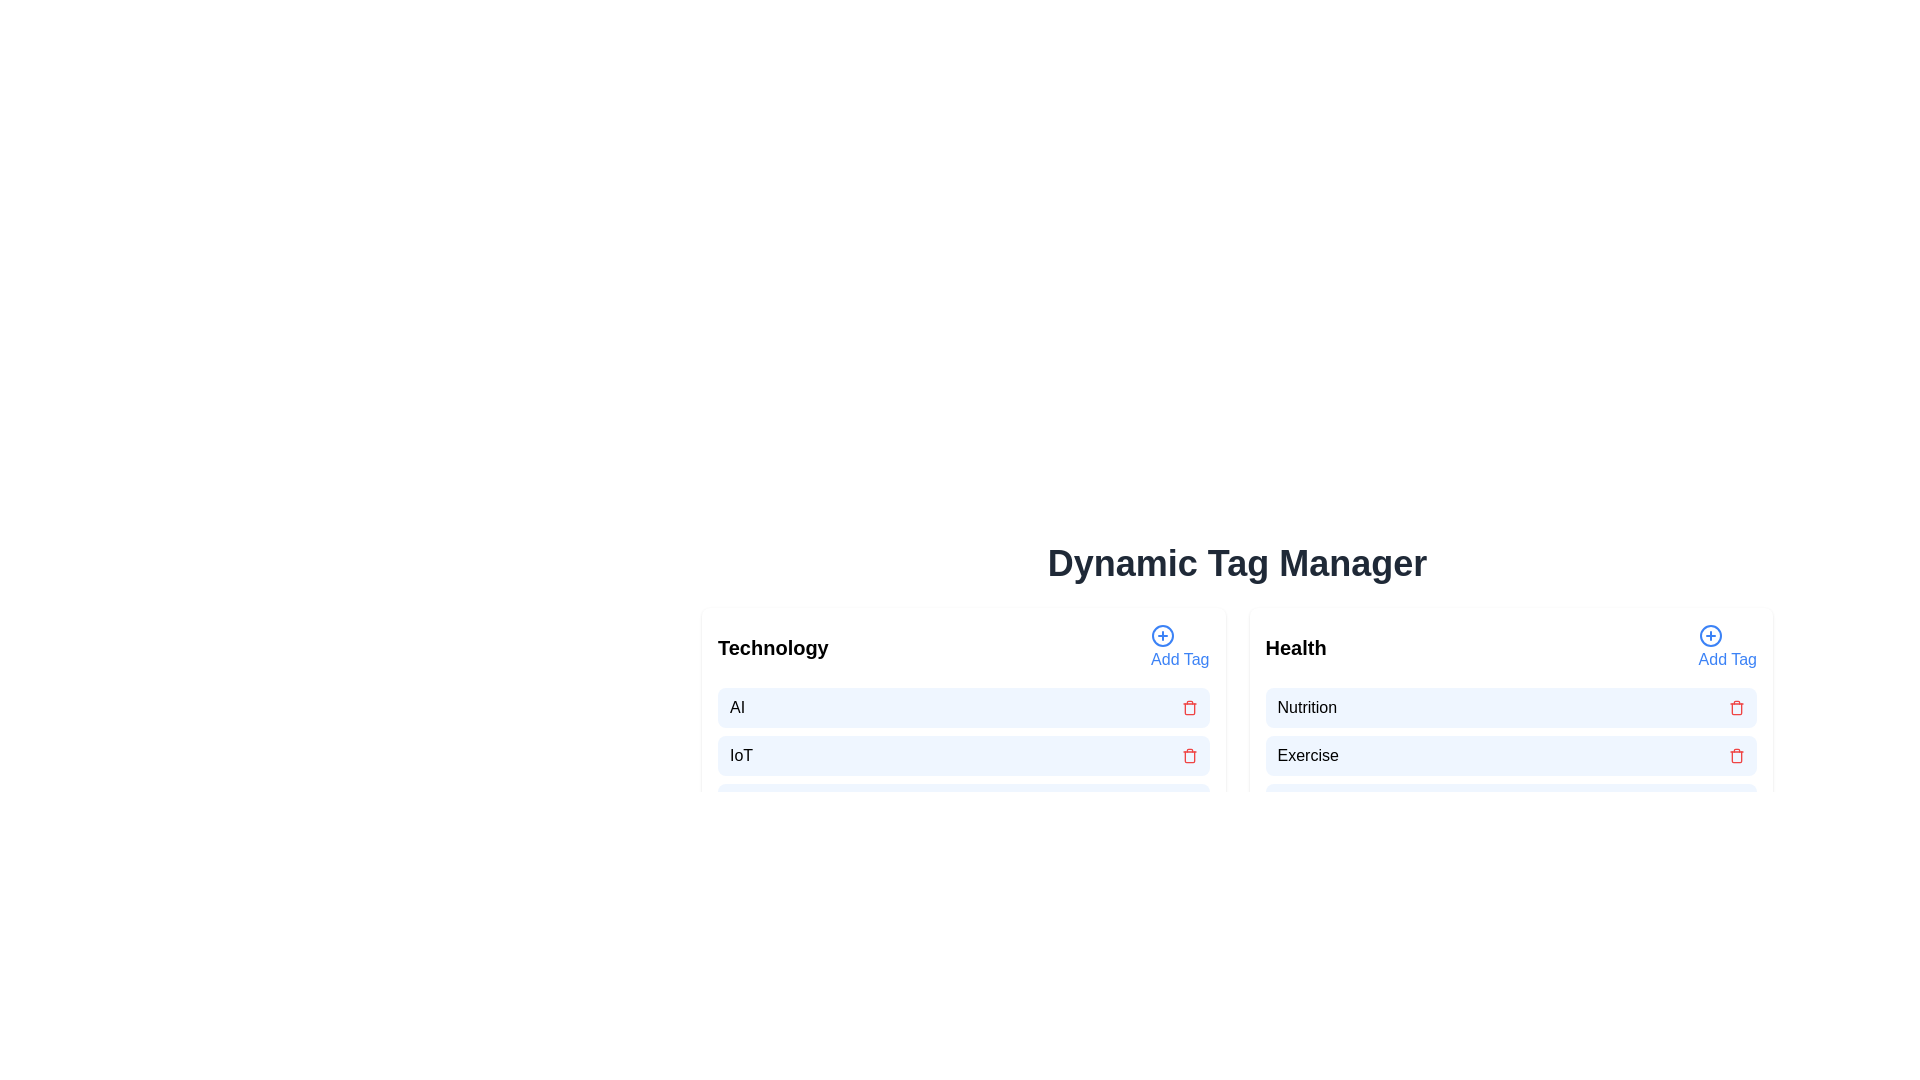 This screenshot has width=1920, height=1080. What do you see at coordinates (1308, 756) in the screenshot?
I see `text label element displaying 'Exercise' located in the 'Health' section, directly below 'Nutrition', for further details` at bounding box center [1308, 756].